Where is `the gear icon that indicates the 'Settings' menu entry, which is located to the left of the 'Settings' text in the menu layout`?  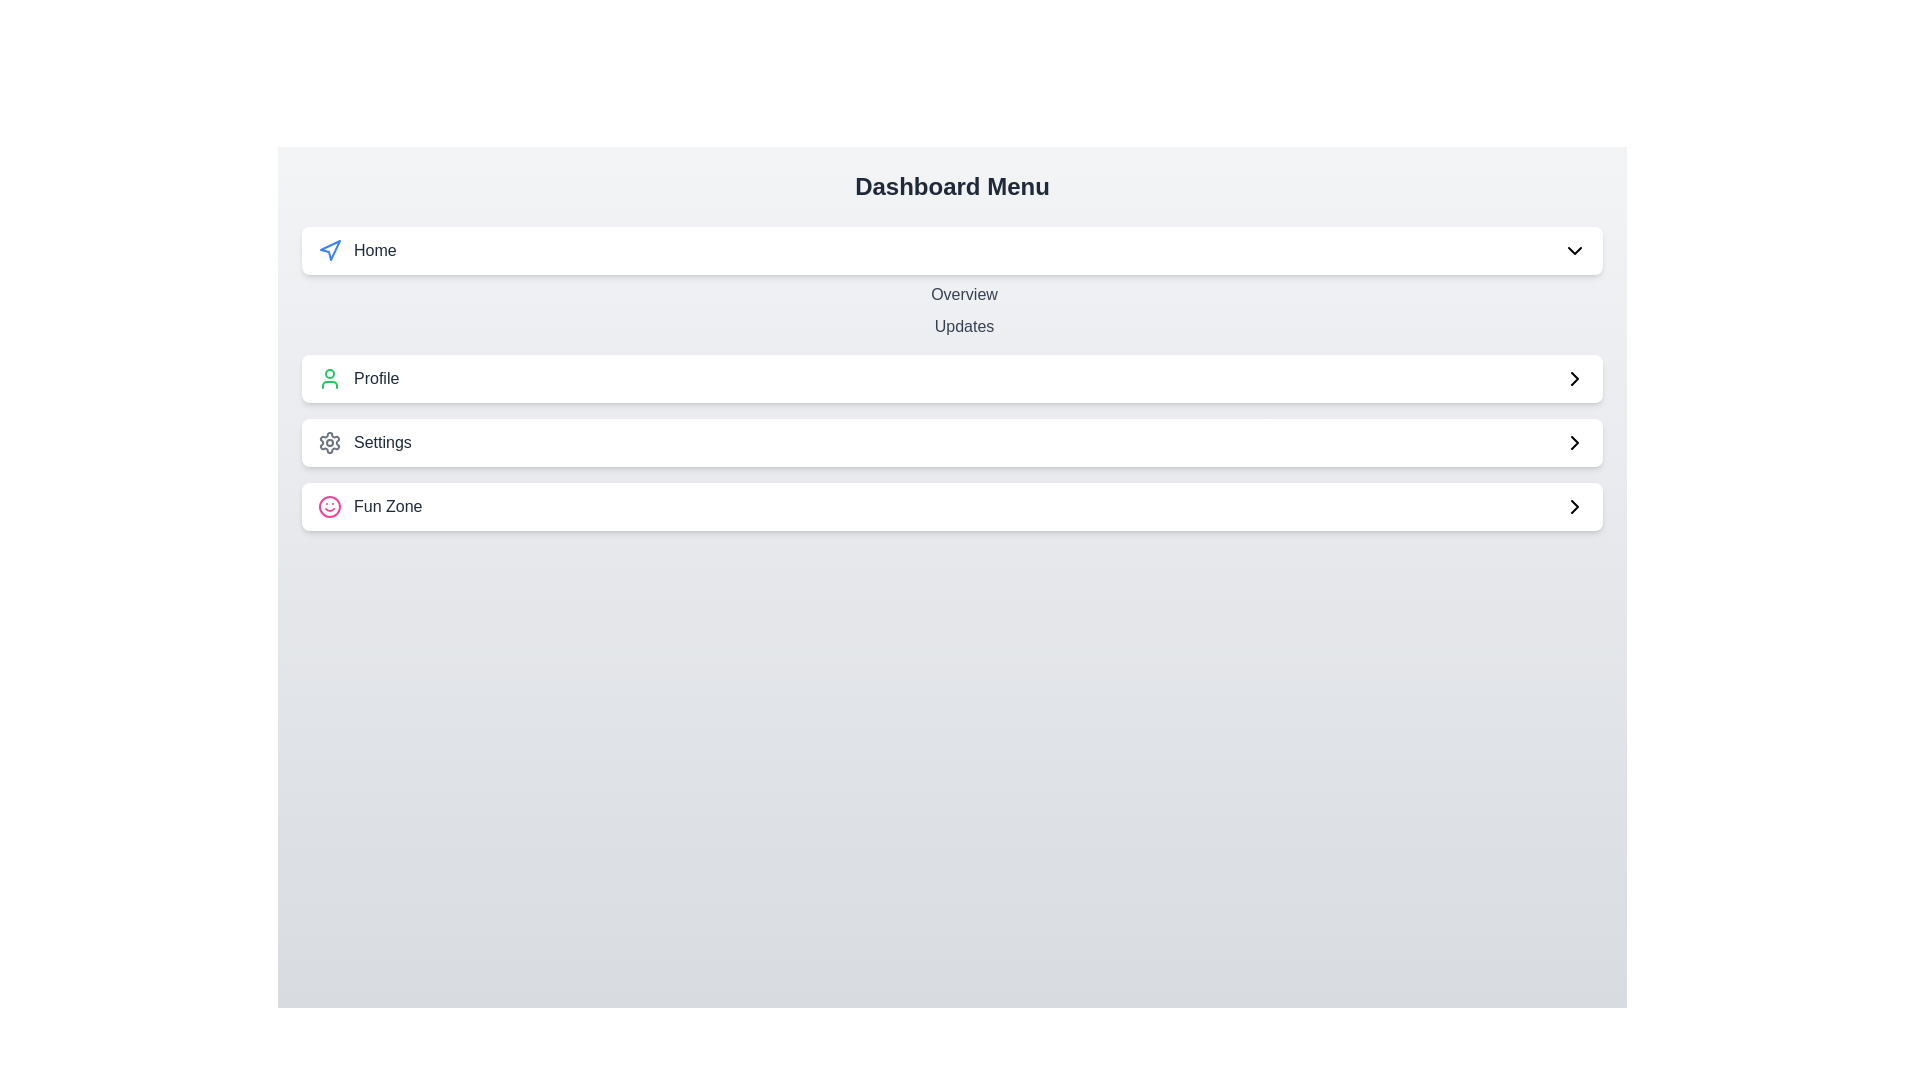
the gear icon that indicates the 'Settings' menu entry, which is located to the left of the 'Settings' text in the menu layout is located at coordinates (330, 442).